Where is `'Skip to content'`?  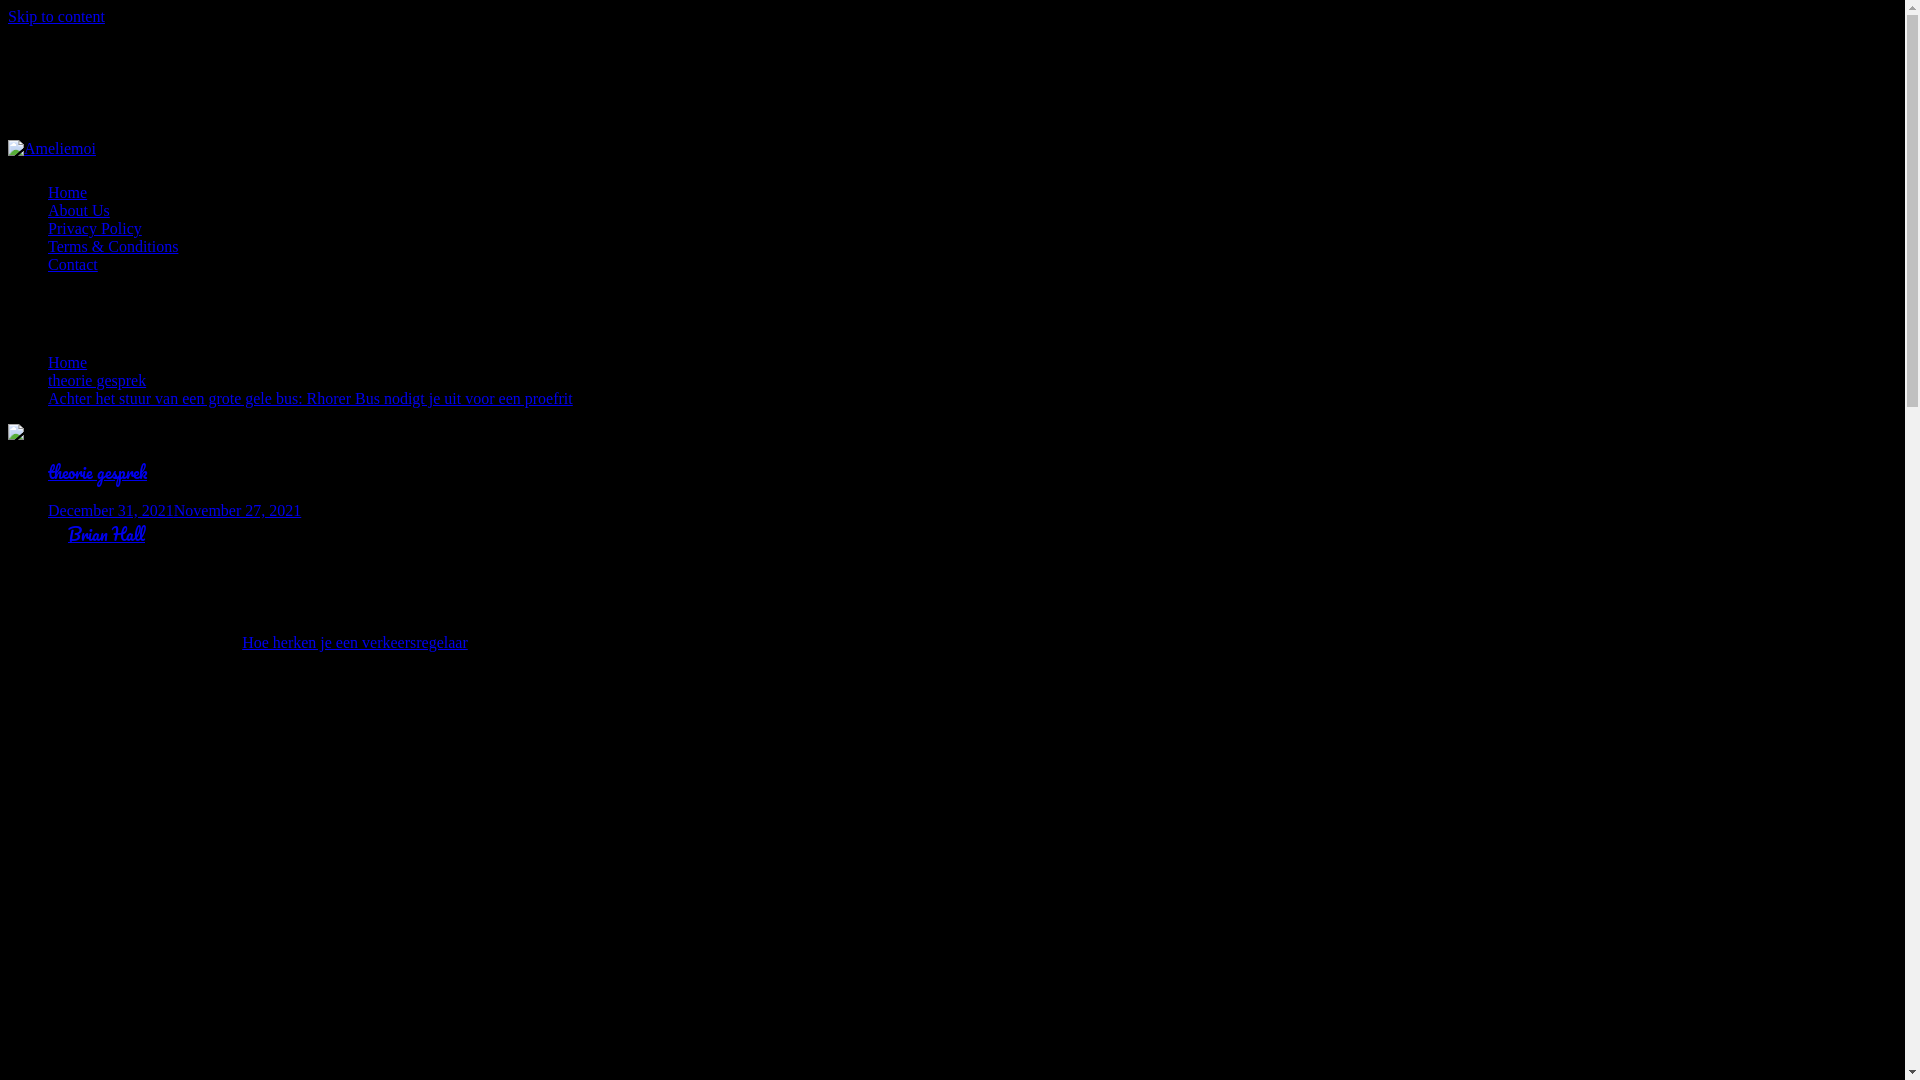
'Skip to content' is located at coordinates (56, 16).